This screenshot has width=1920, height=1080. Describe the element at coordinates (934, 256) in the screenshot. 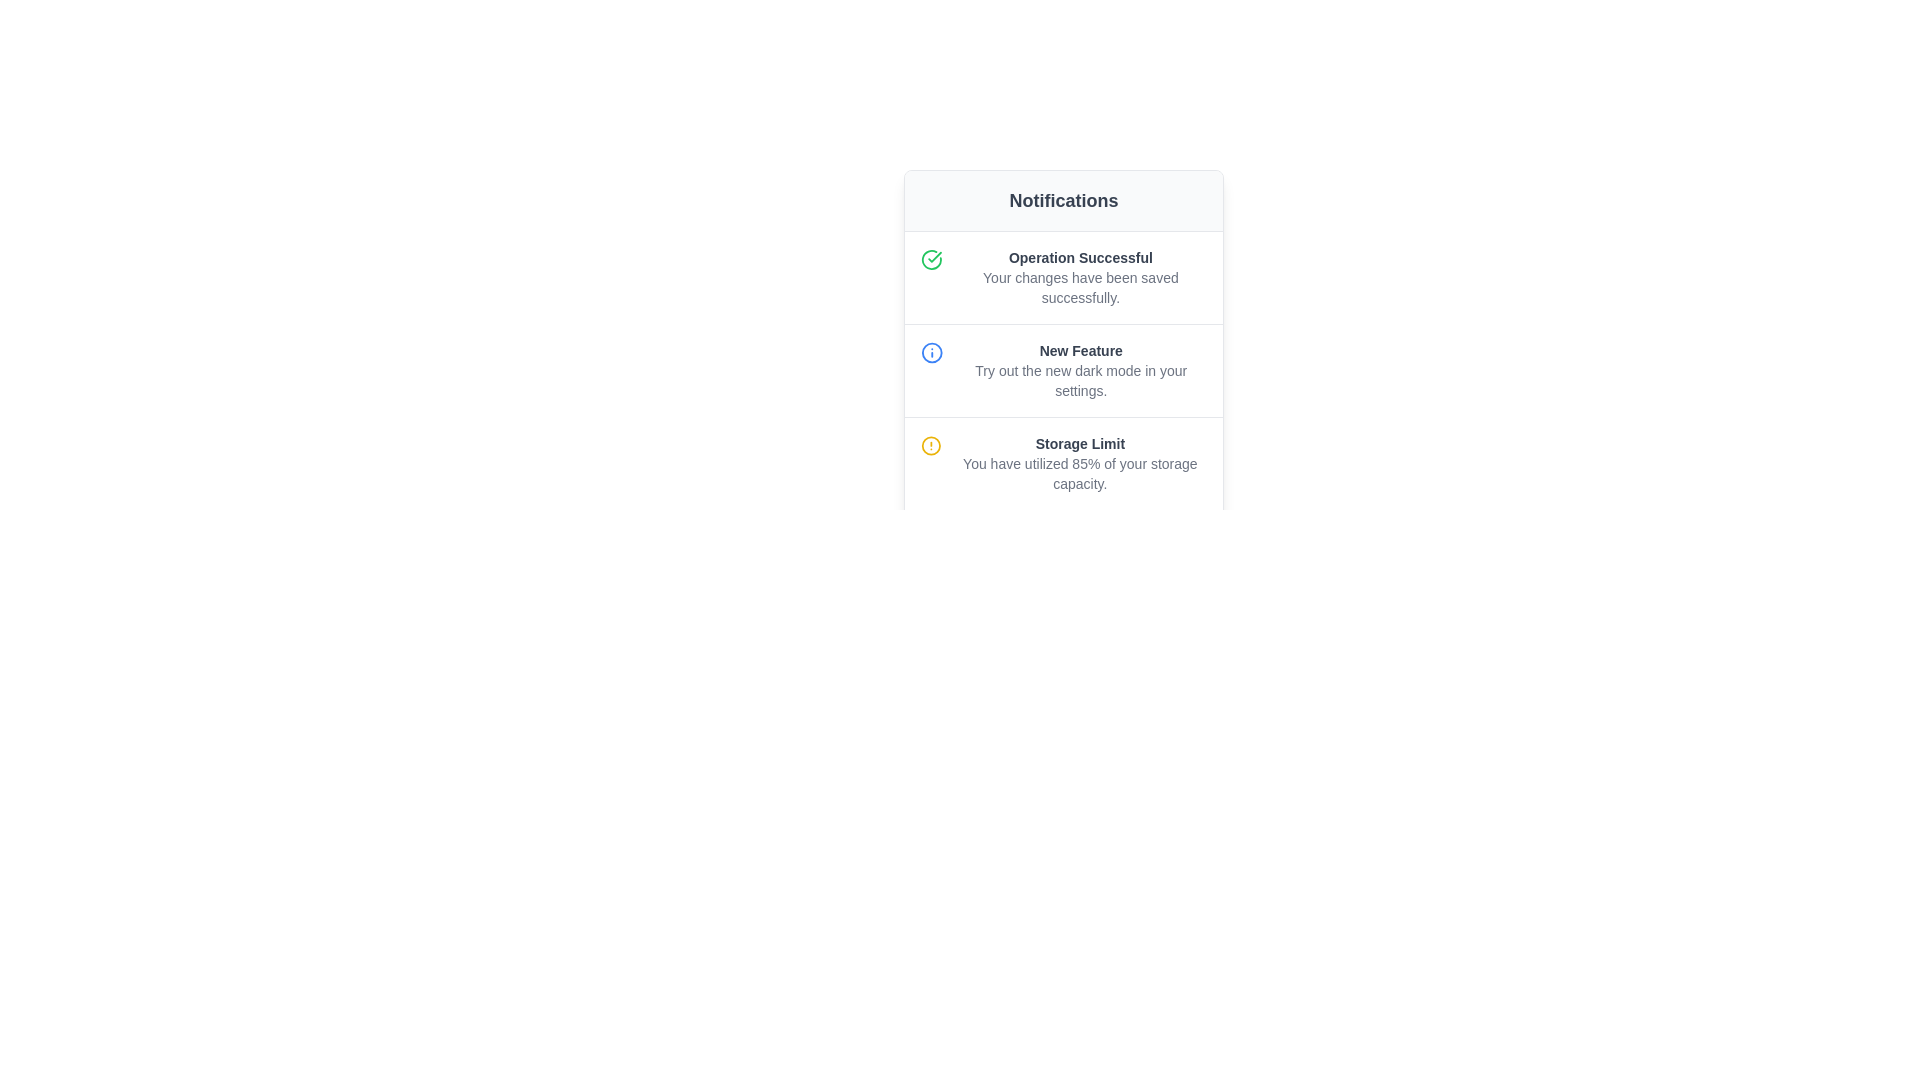

I see `the green checkmark icon with a circular outline, which represents a confirmation symbol next to the 'Operation Successful' notification` at that location.